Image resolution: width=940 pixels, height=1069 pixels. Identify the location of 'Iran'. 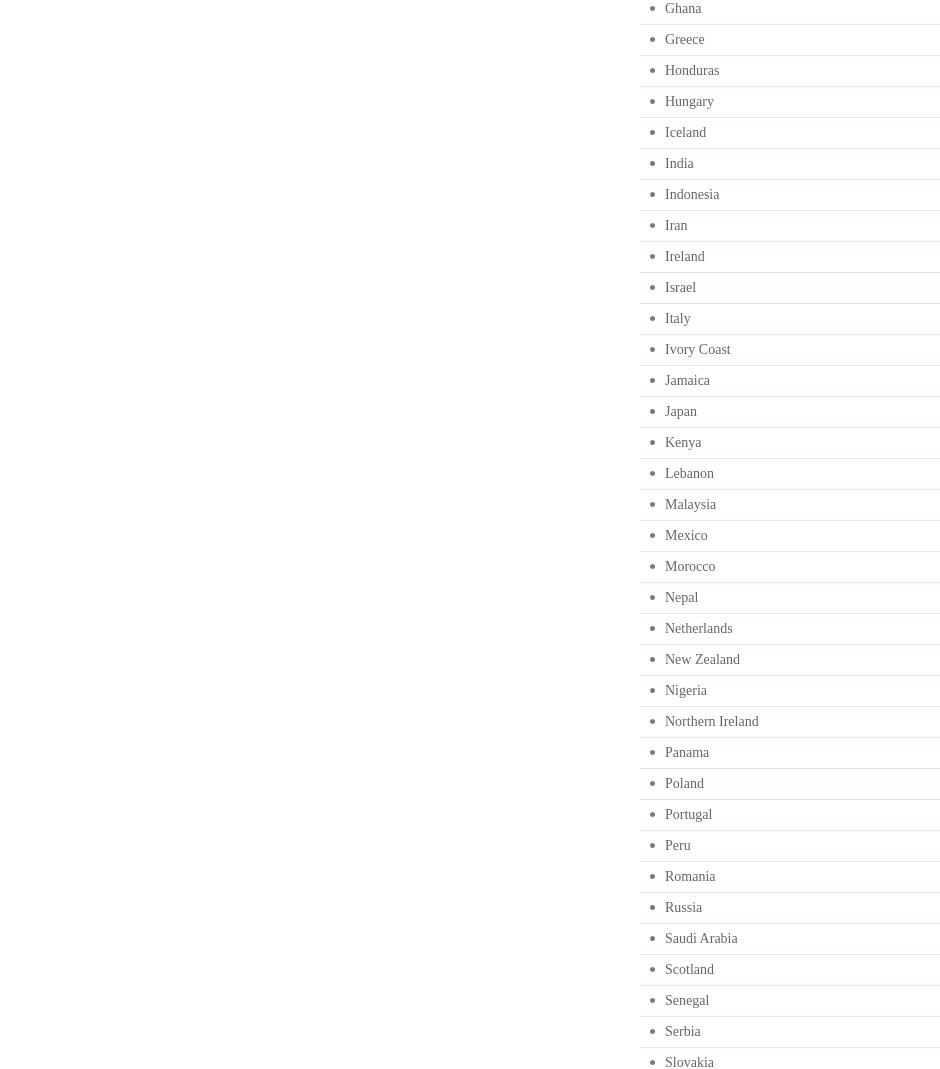
(674, 224).